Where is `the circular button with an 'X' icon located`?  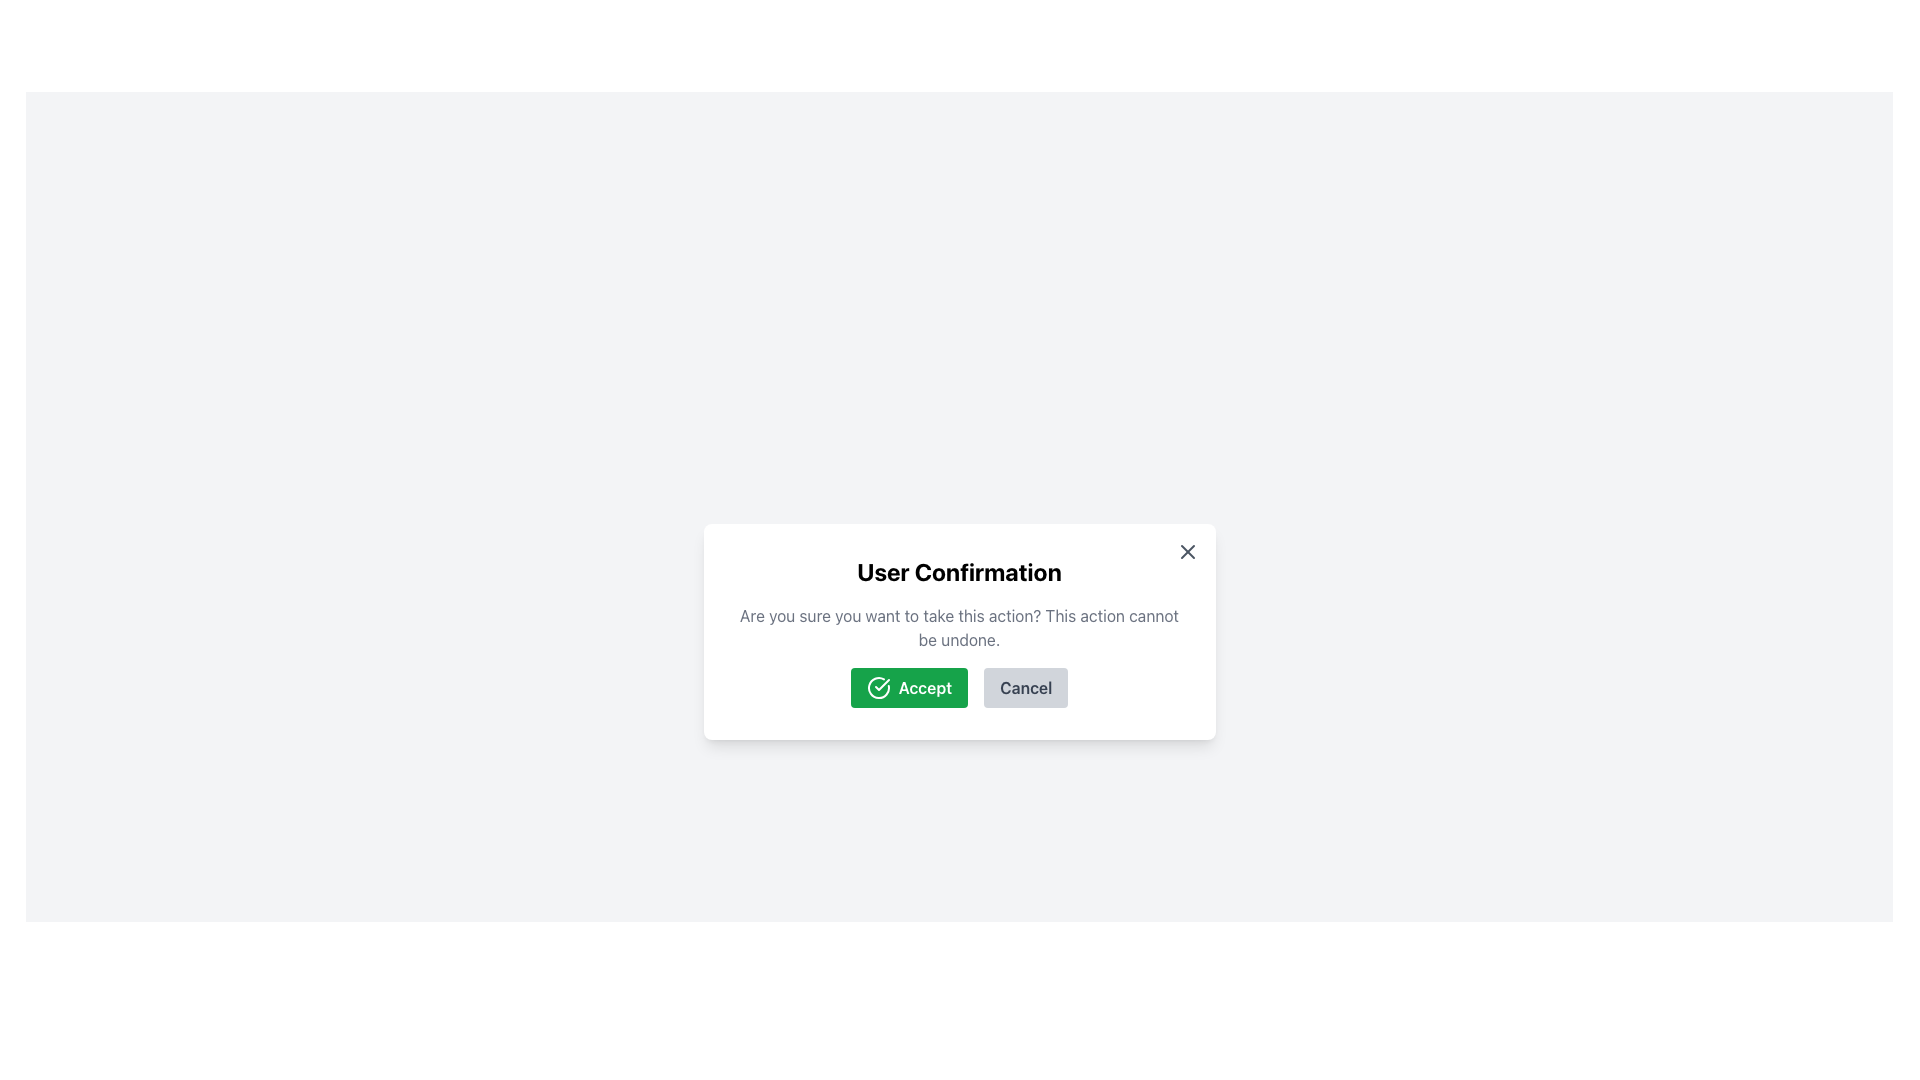
the circular button with an 'X' icon located is located at coordinates (1187, 551).